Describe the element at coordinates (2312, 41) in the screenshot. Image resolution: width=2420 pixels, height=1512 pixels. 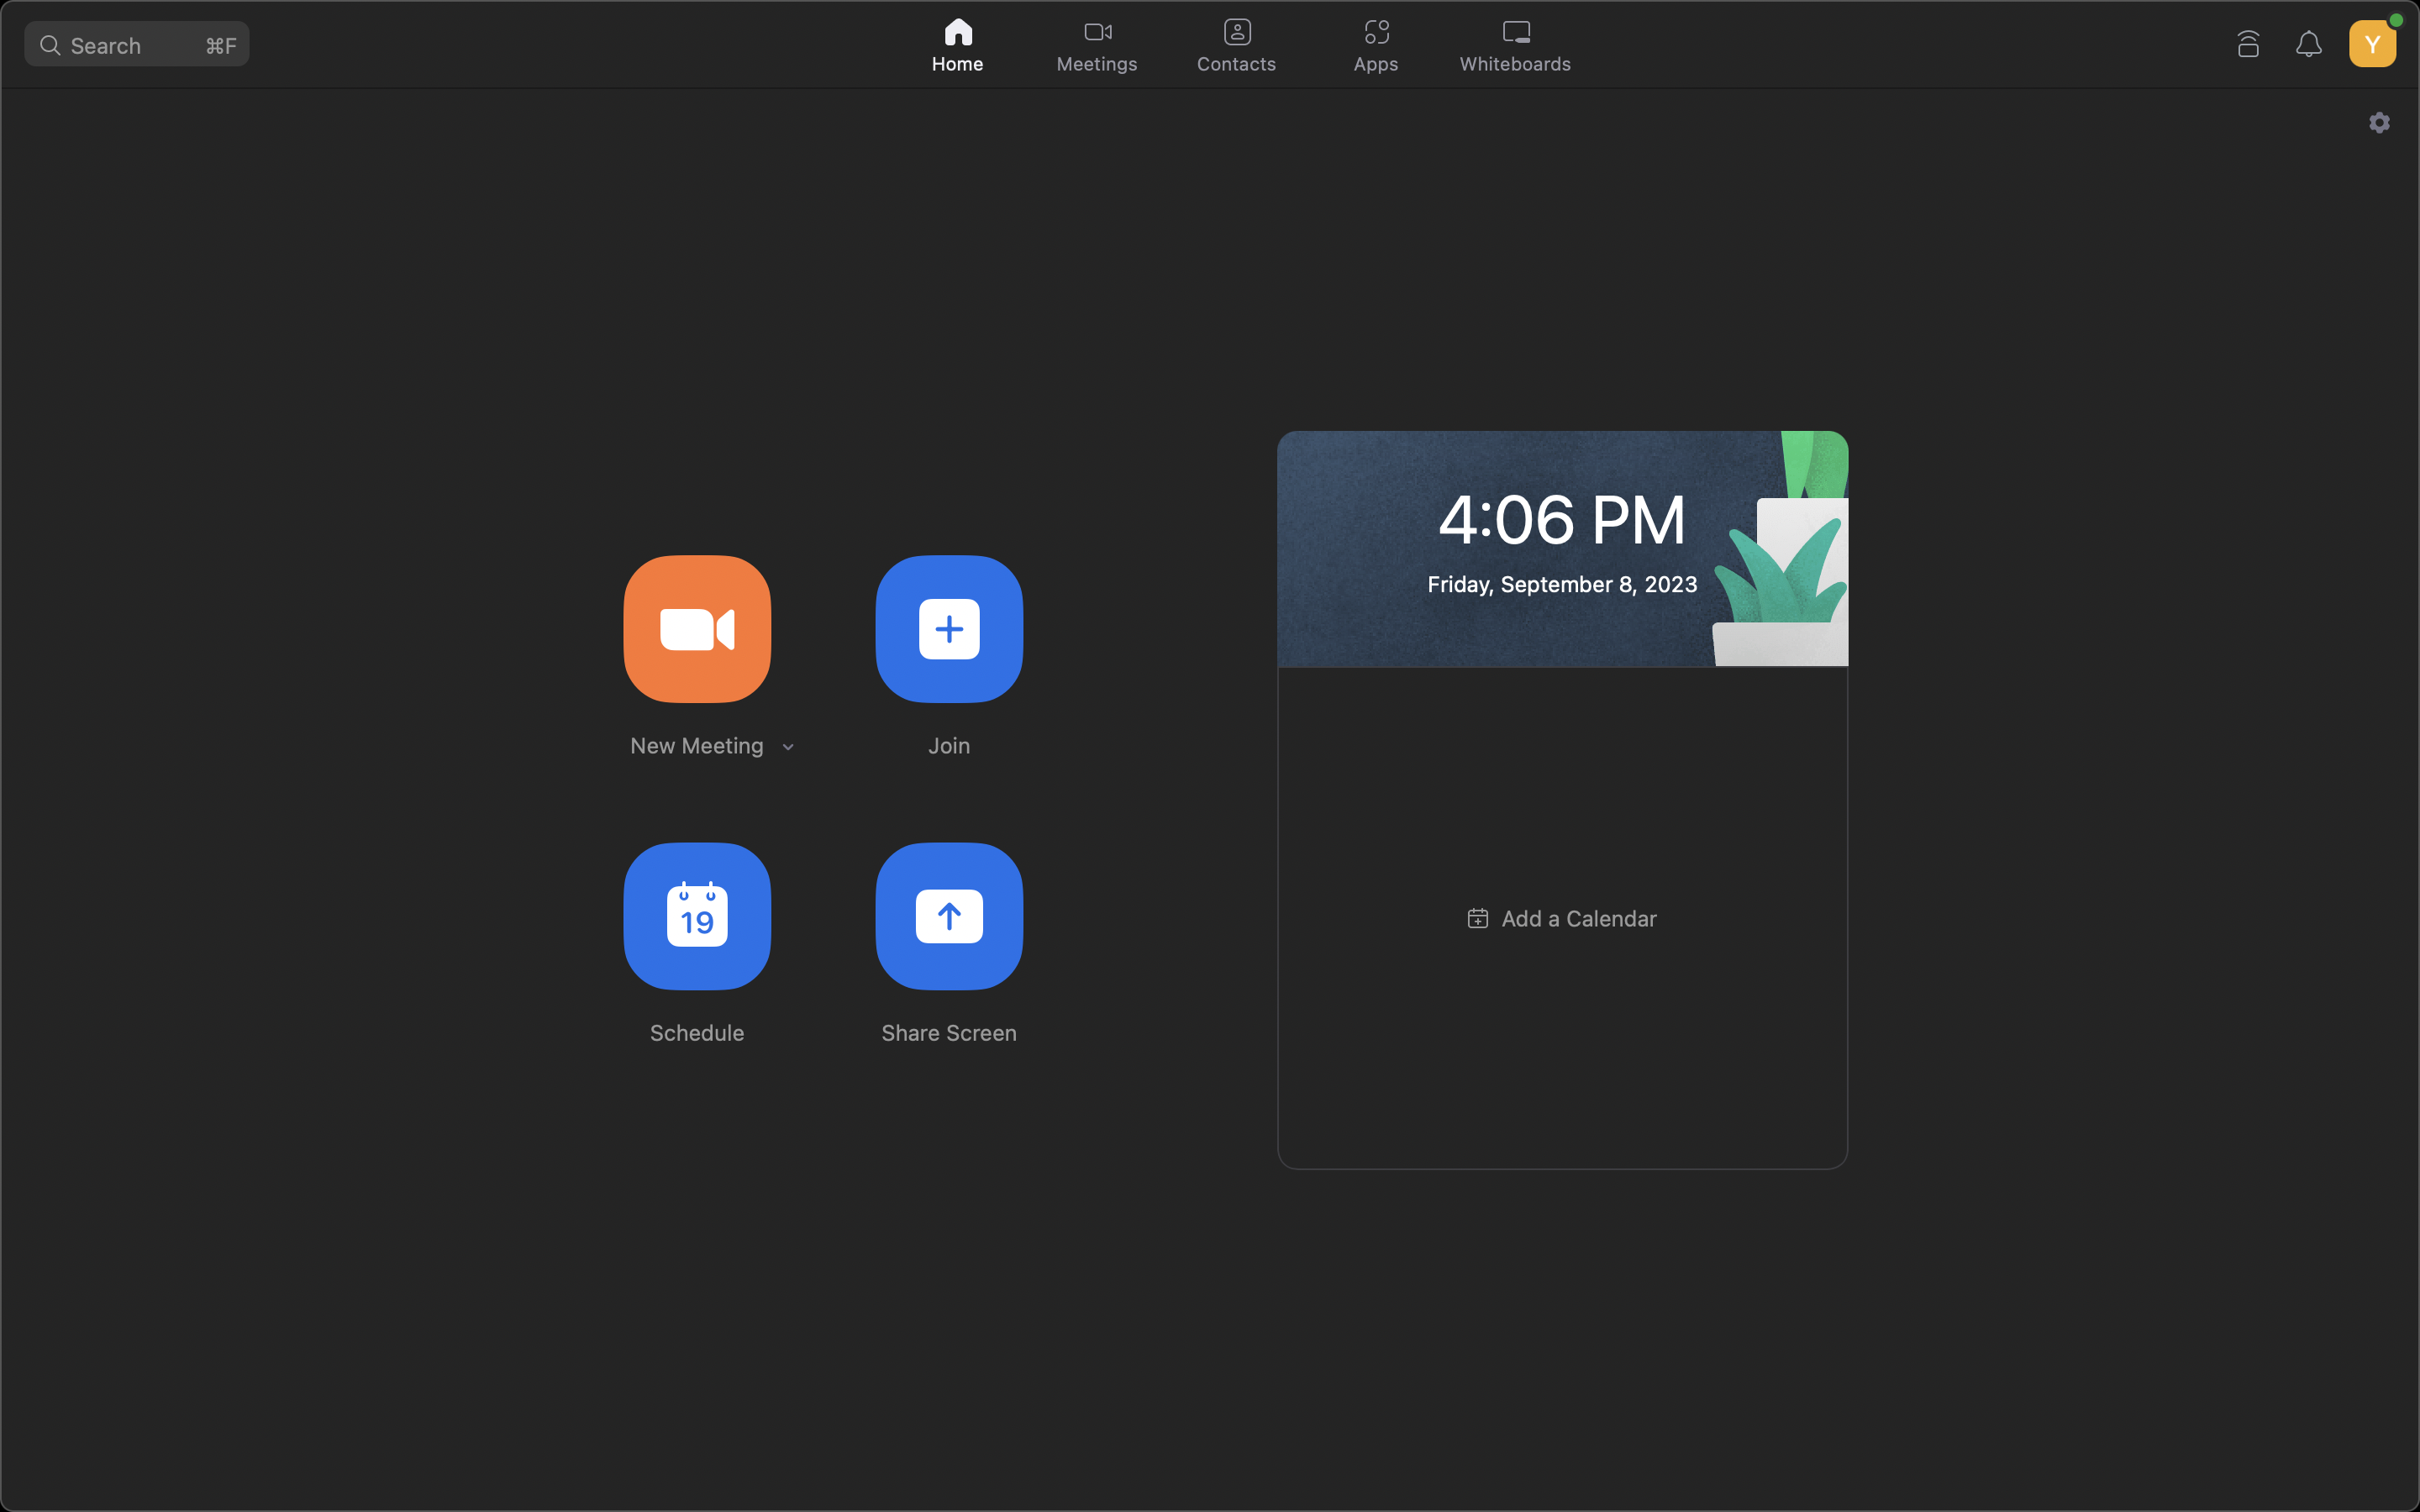
I see `For notifications, click on the bell shaped alert icon` at that location.